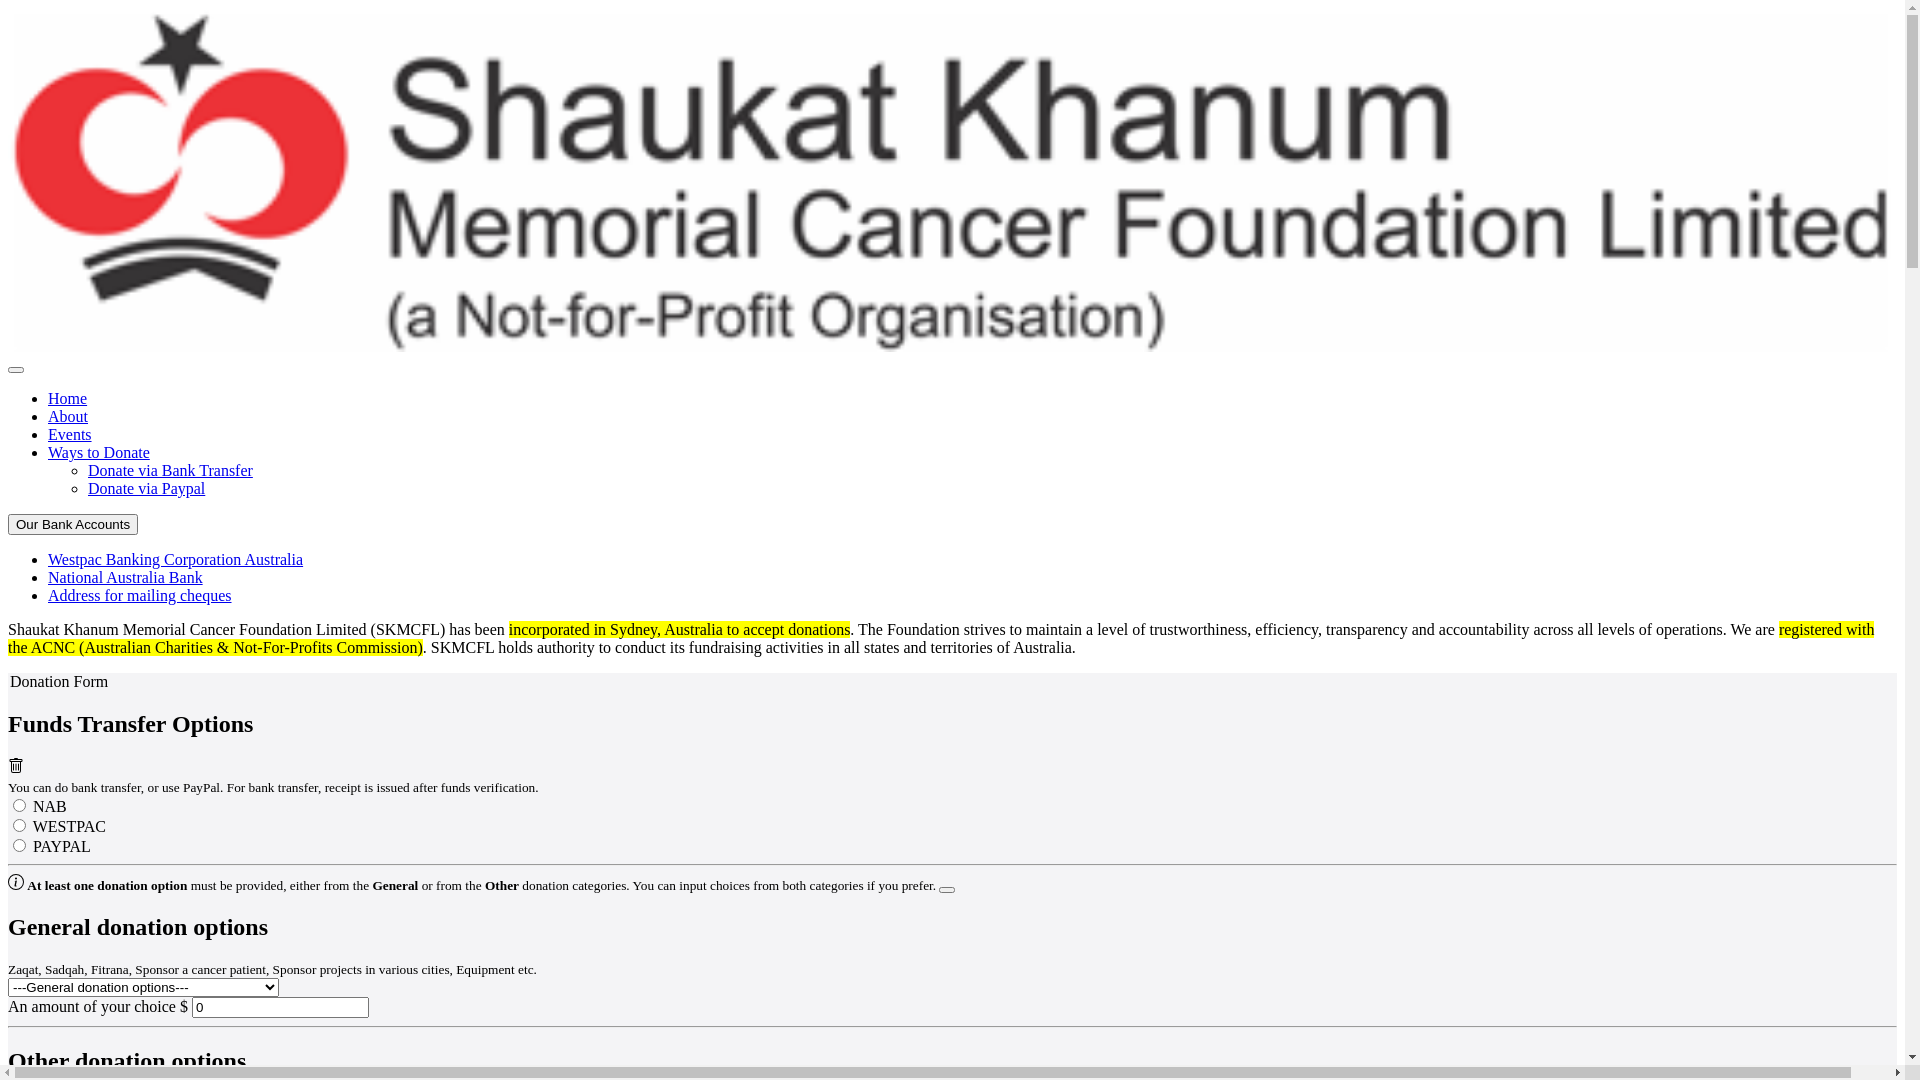  I want to click on 'National Australia Bank', so click(48, 577).